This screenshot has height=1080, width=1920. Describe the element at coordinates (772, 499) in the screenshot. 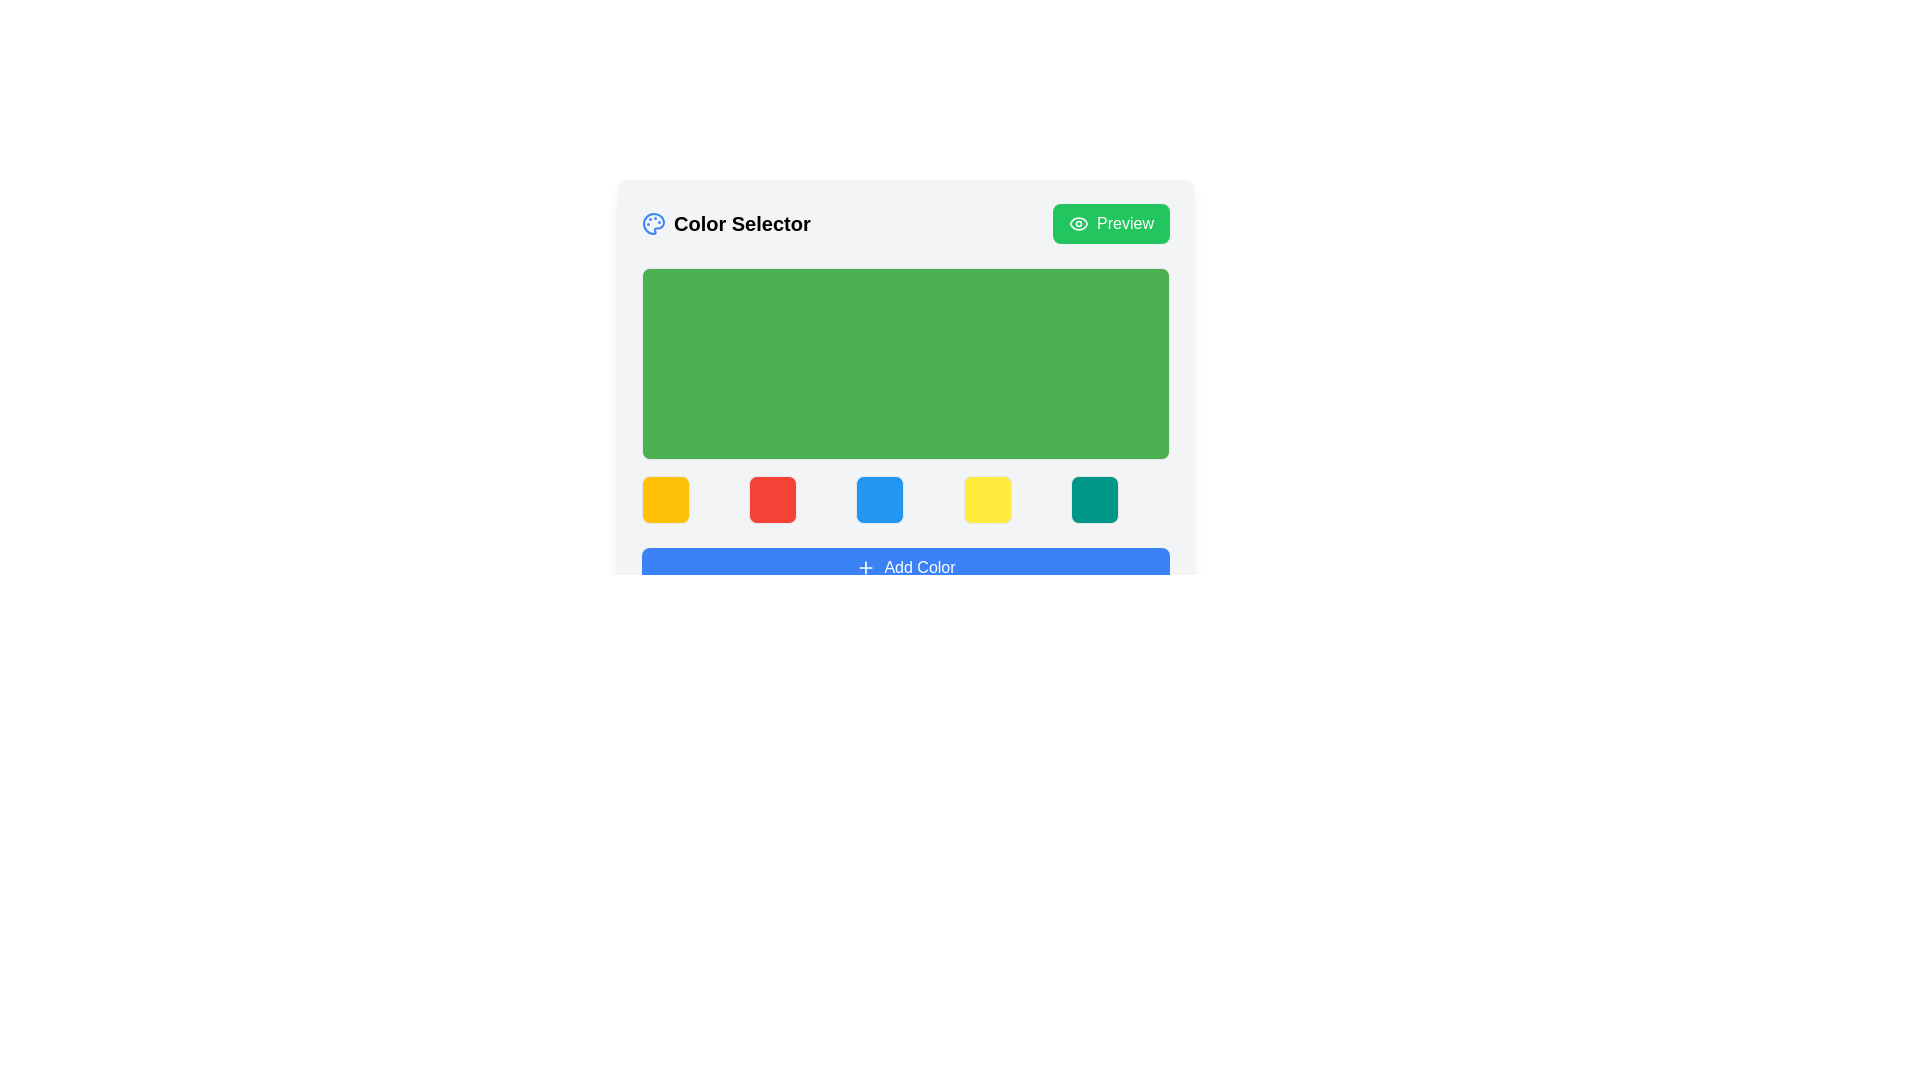

I see `the second color option square in the color selector interface` at that location.